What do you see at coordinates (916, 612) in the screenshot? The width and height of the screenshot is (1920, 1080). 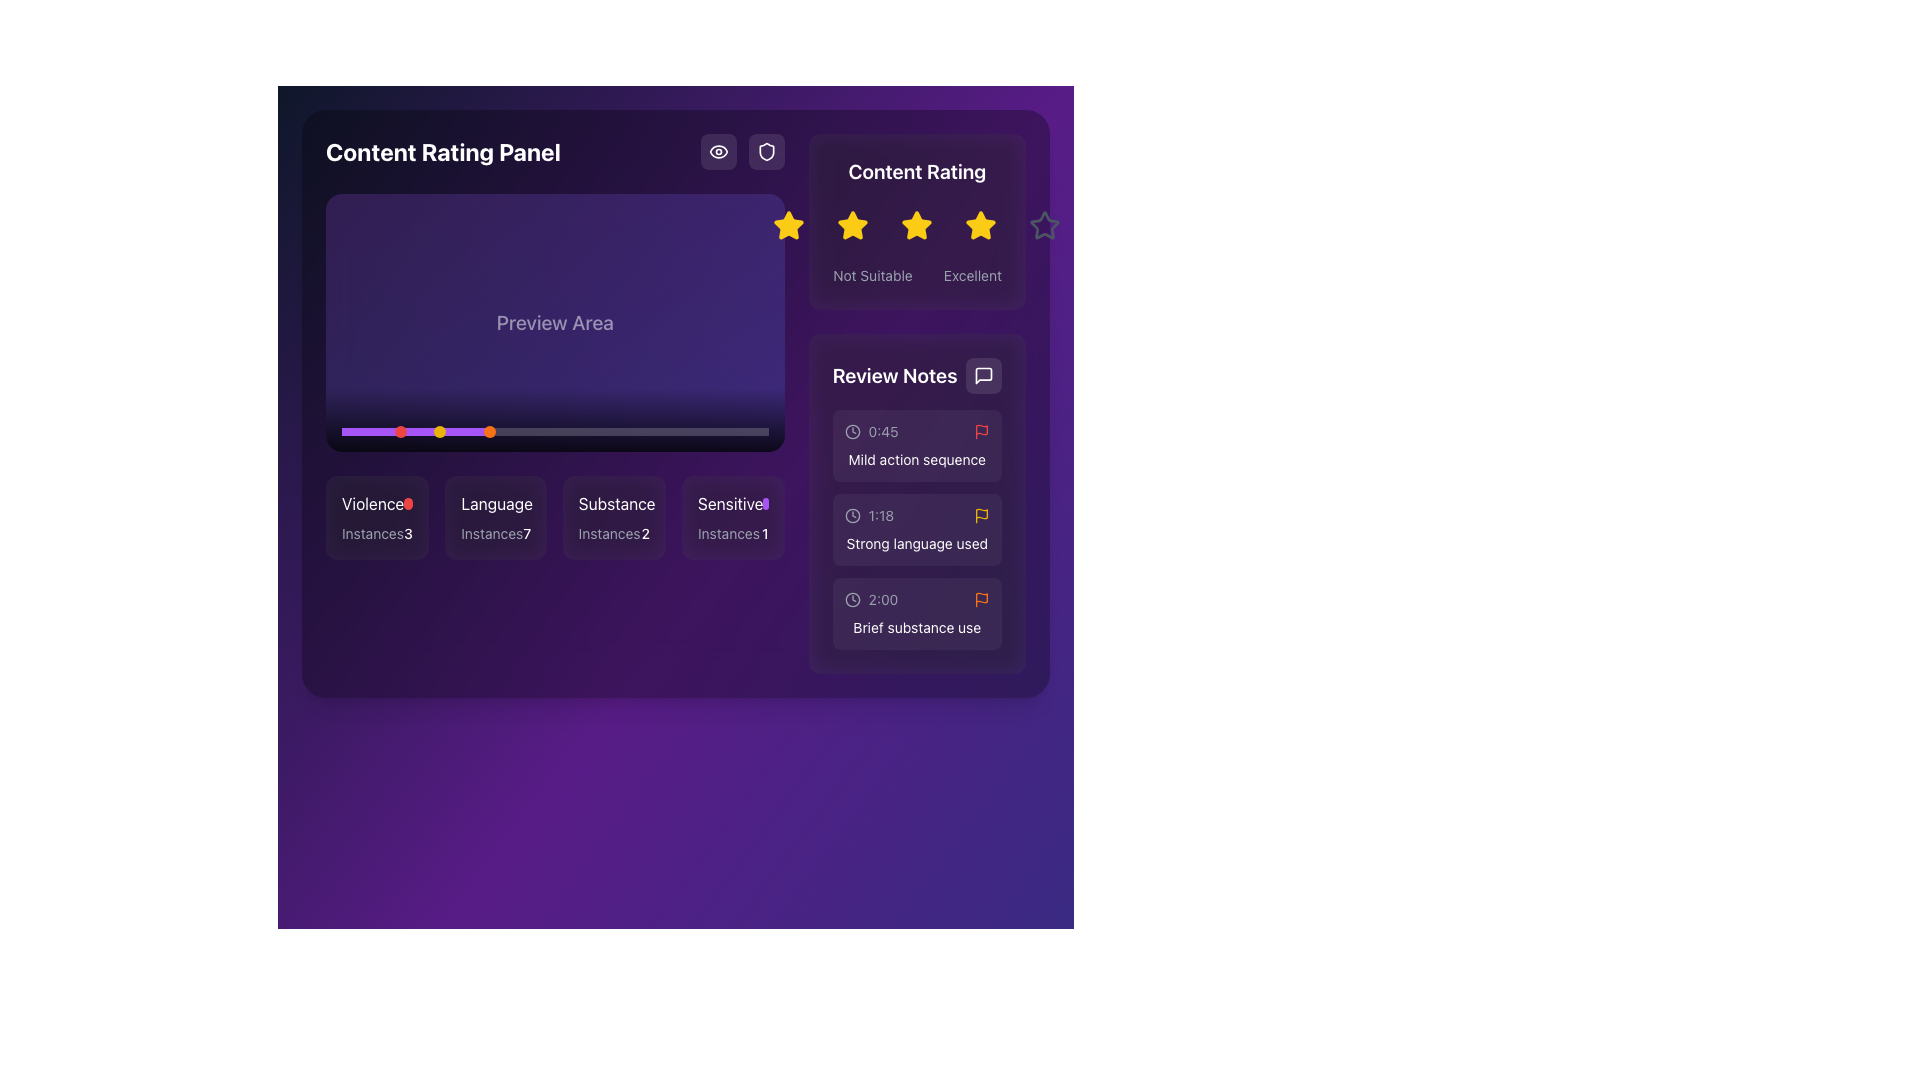 I see `the third and bottom-most Card or panel item in the 'Review Notes' panel that displays a timestamp and a brief descriptive label` at bounding box center [916, 612].